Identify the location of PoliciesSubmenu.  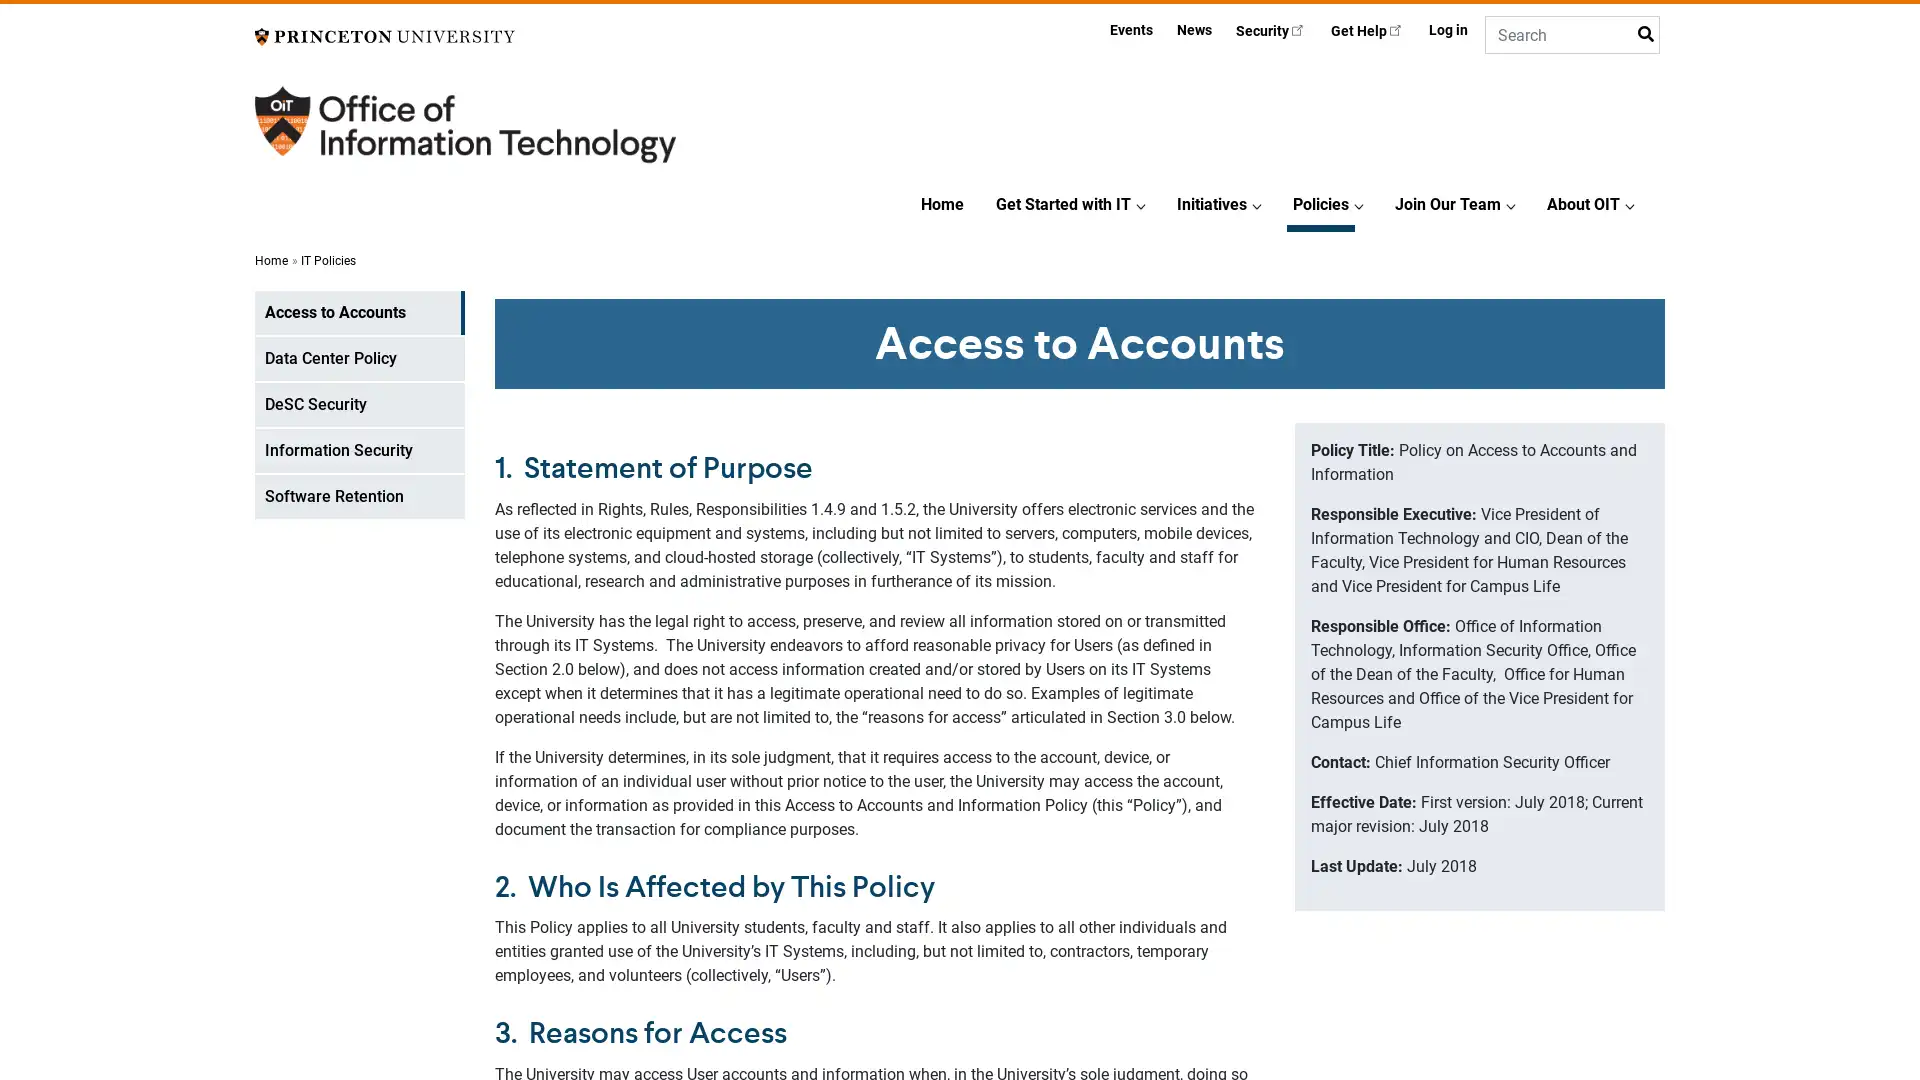
(1358, 206).